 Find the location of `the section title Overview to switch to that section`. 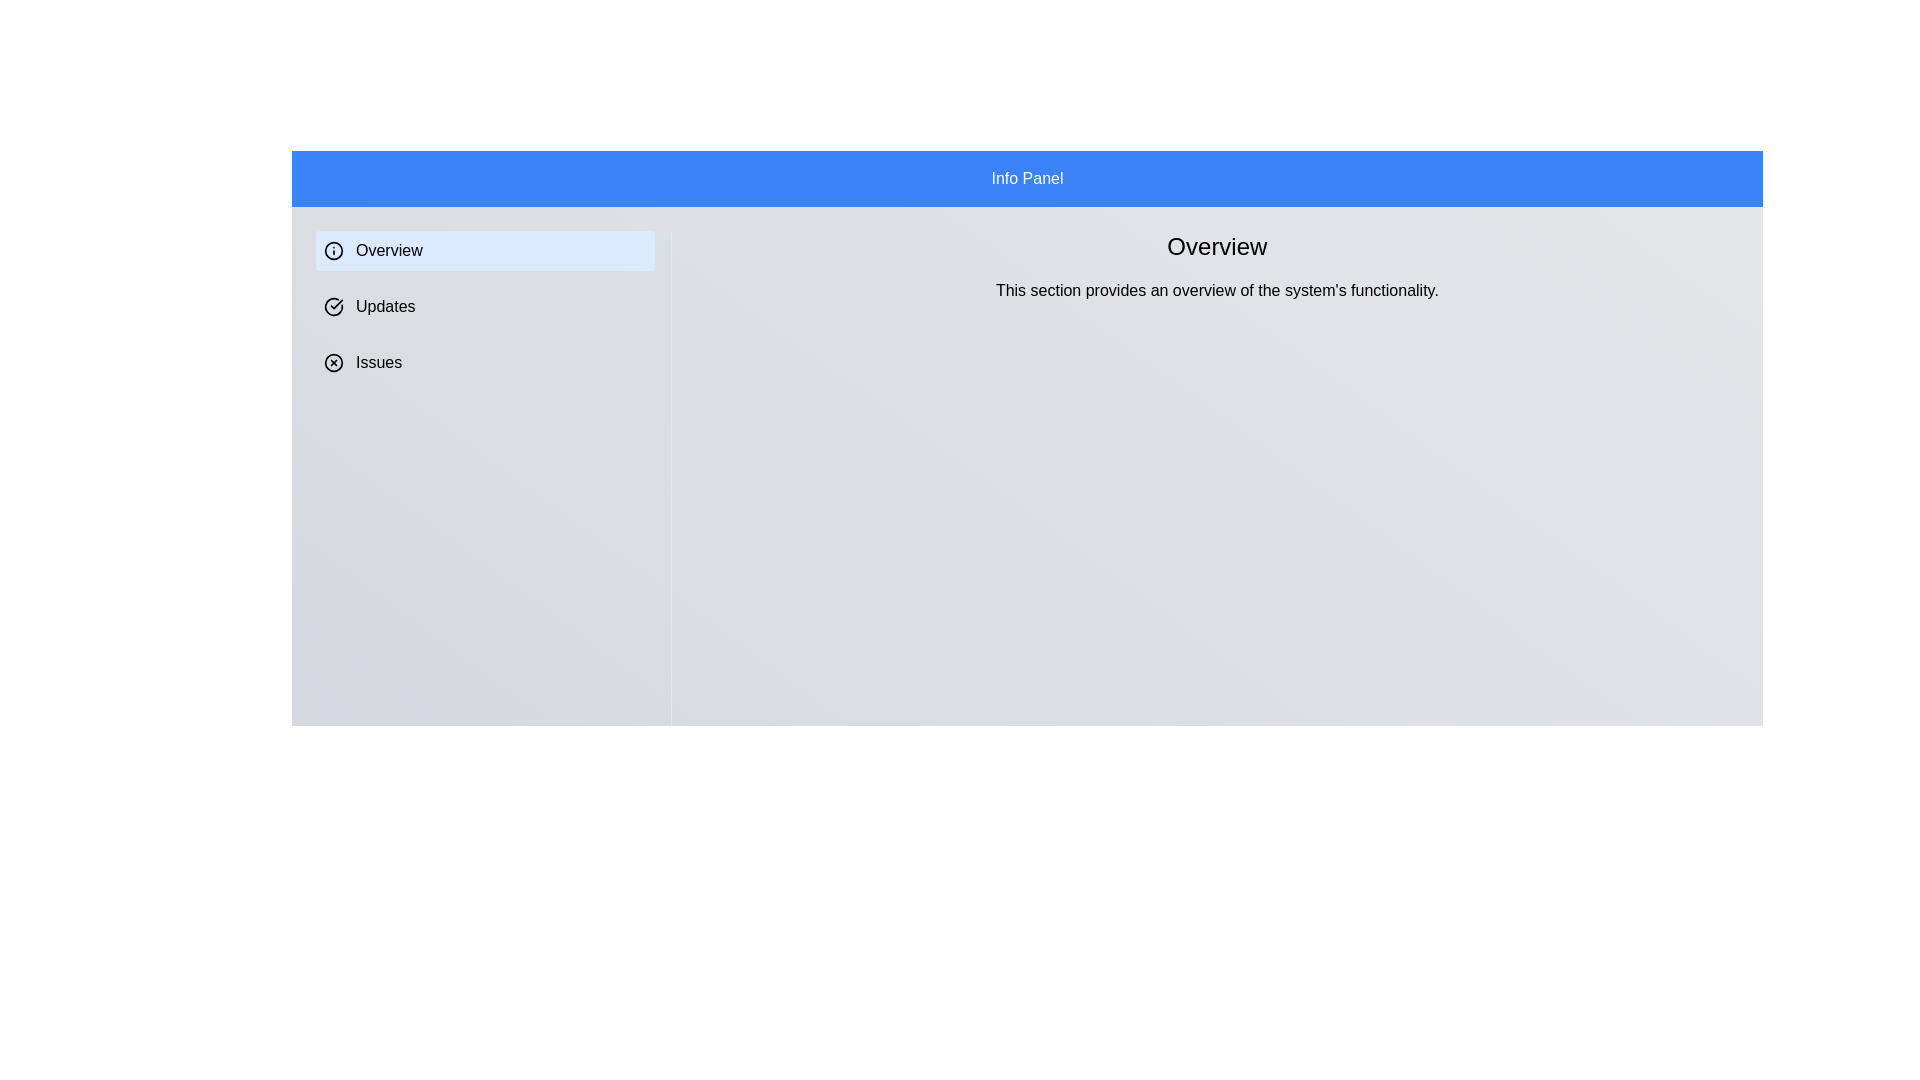

the section title Overview to switch to that section is located at coordinates (484, 249).